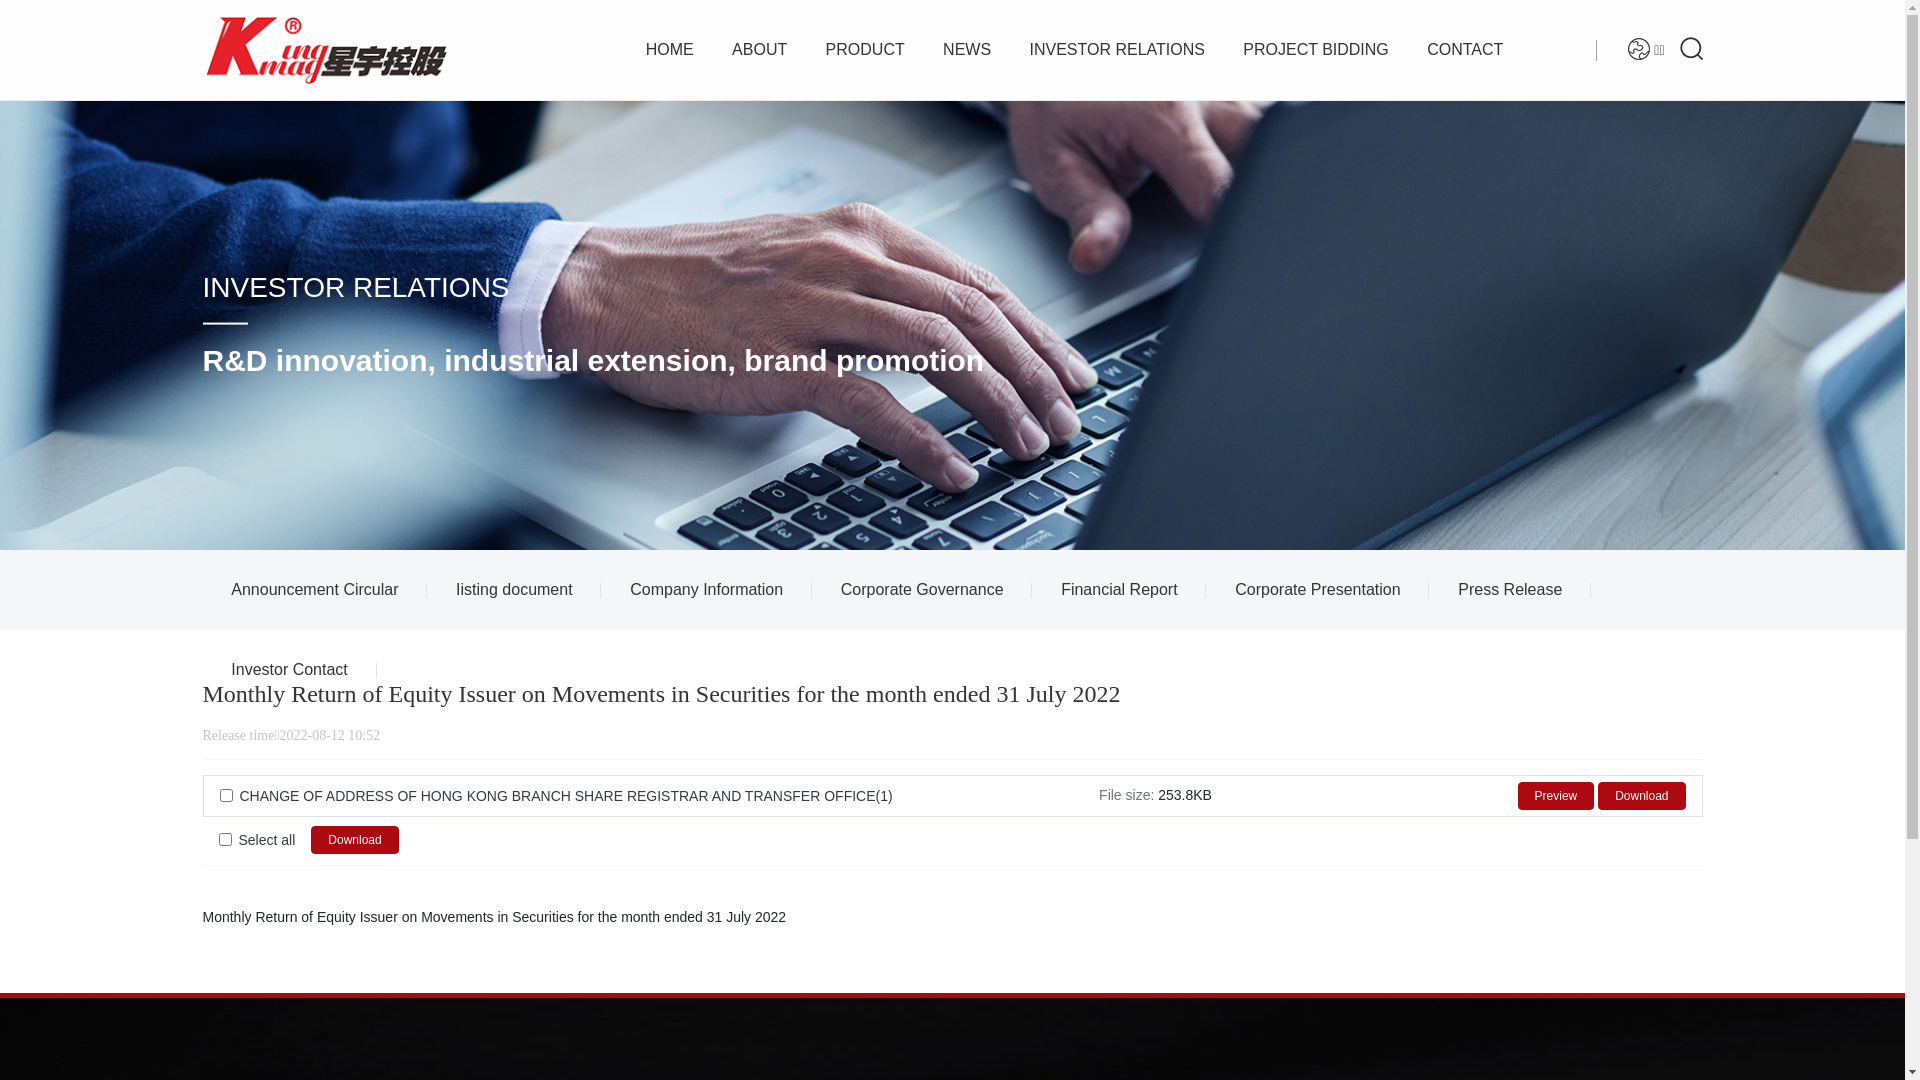 The image size is (1920, 1080). Describe the element at coordinates (1464, 49) in the screenshot. I see `'CONTACT'` at that location.